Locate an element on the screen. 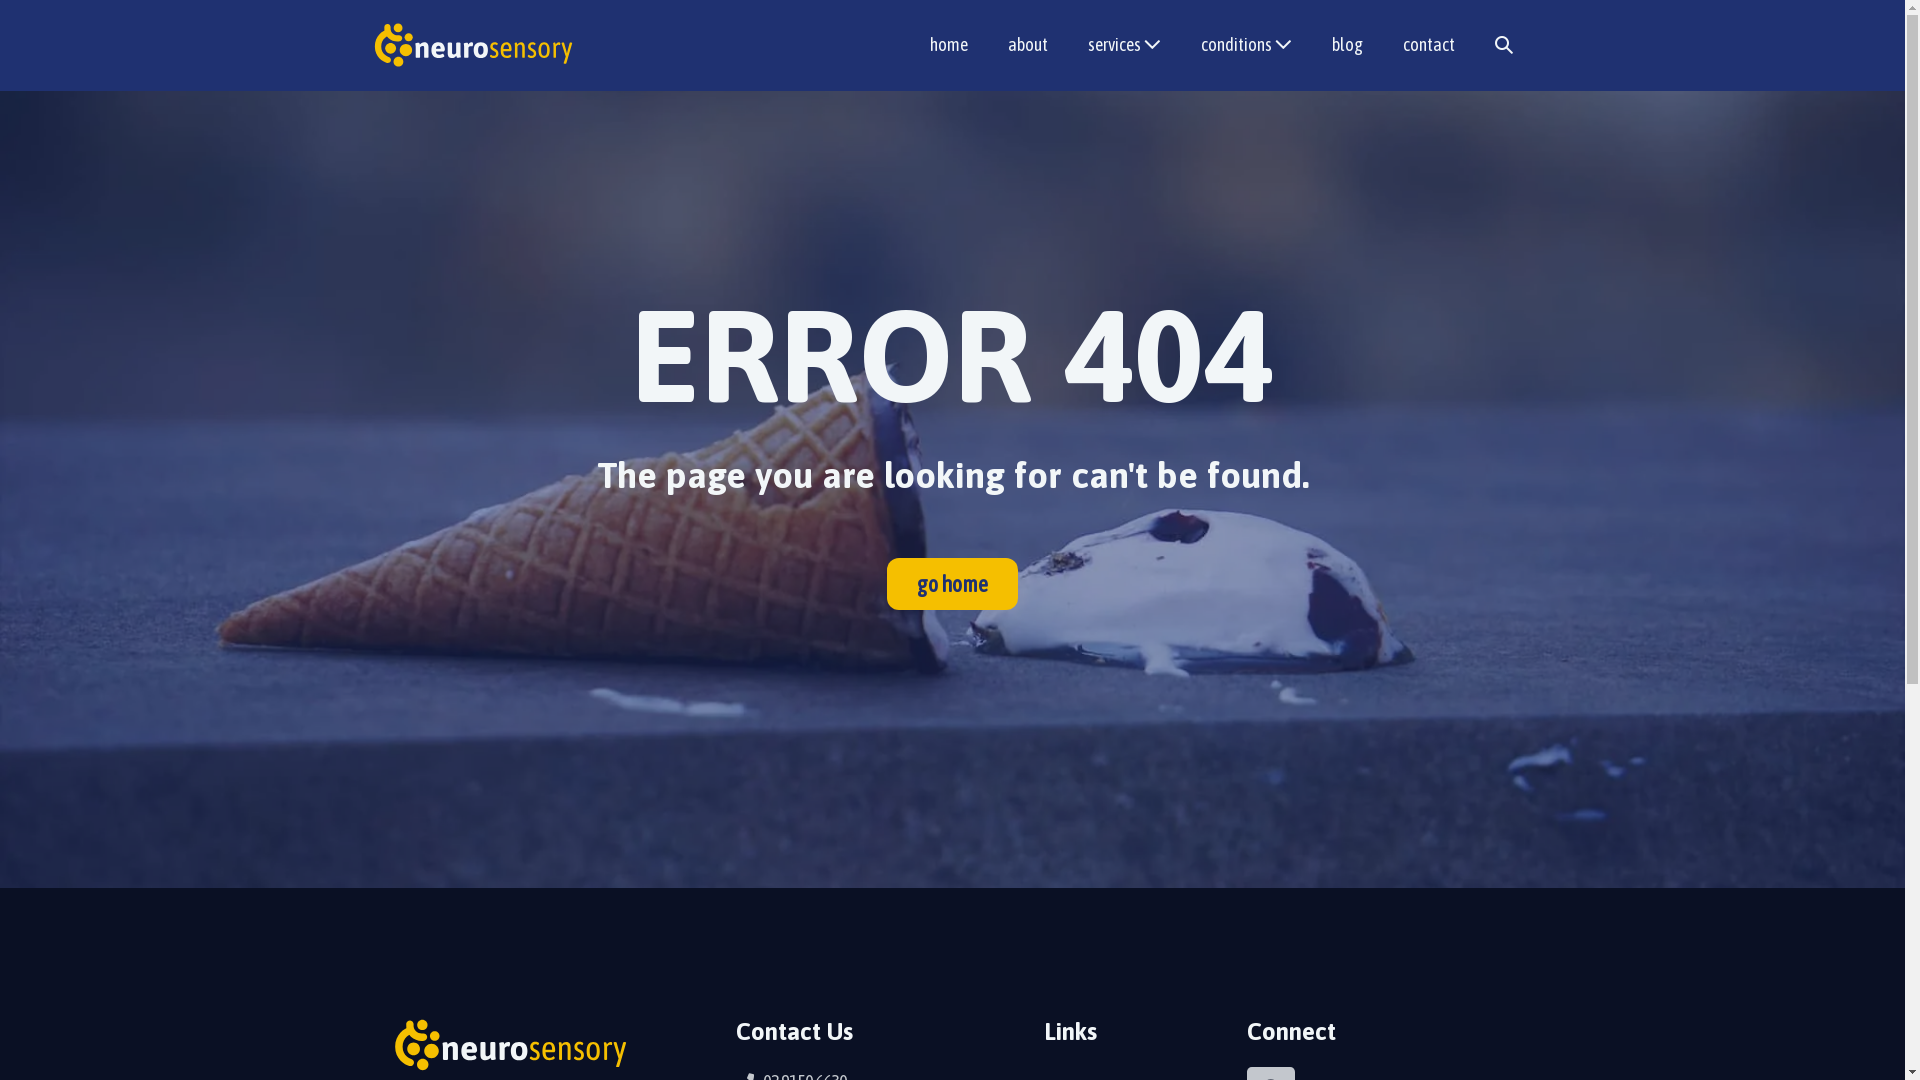 The width and height of the screenshot is (1920, 1080). 'home' is located at coordinates (909, 45).